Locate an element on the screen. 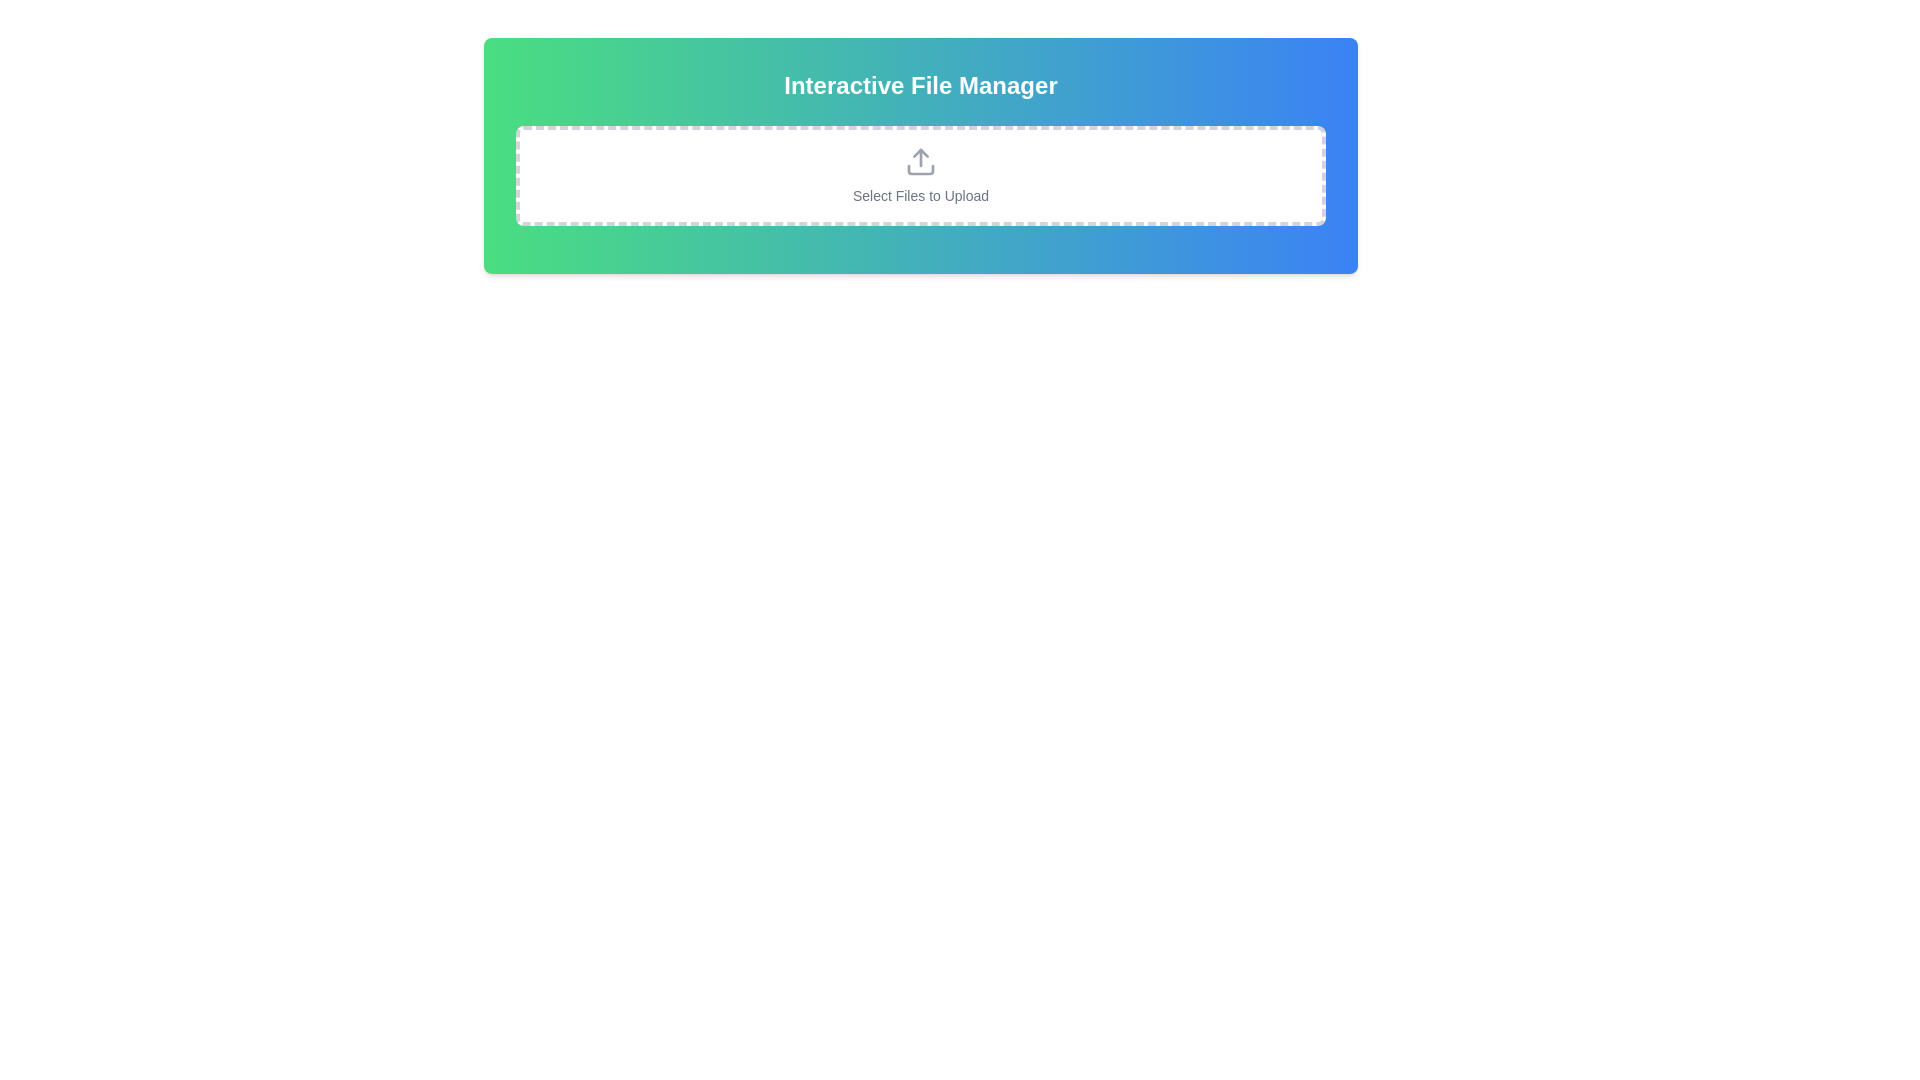  the area around the upload icon, which is an outlined arrow pointing upwards is located at coordinates (920, 161).